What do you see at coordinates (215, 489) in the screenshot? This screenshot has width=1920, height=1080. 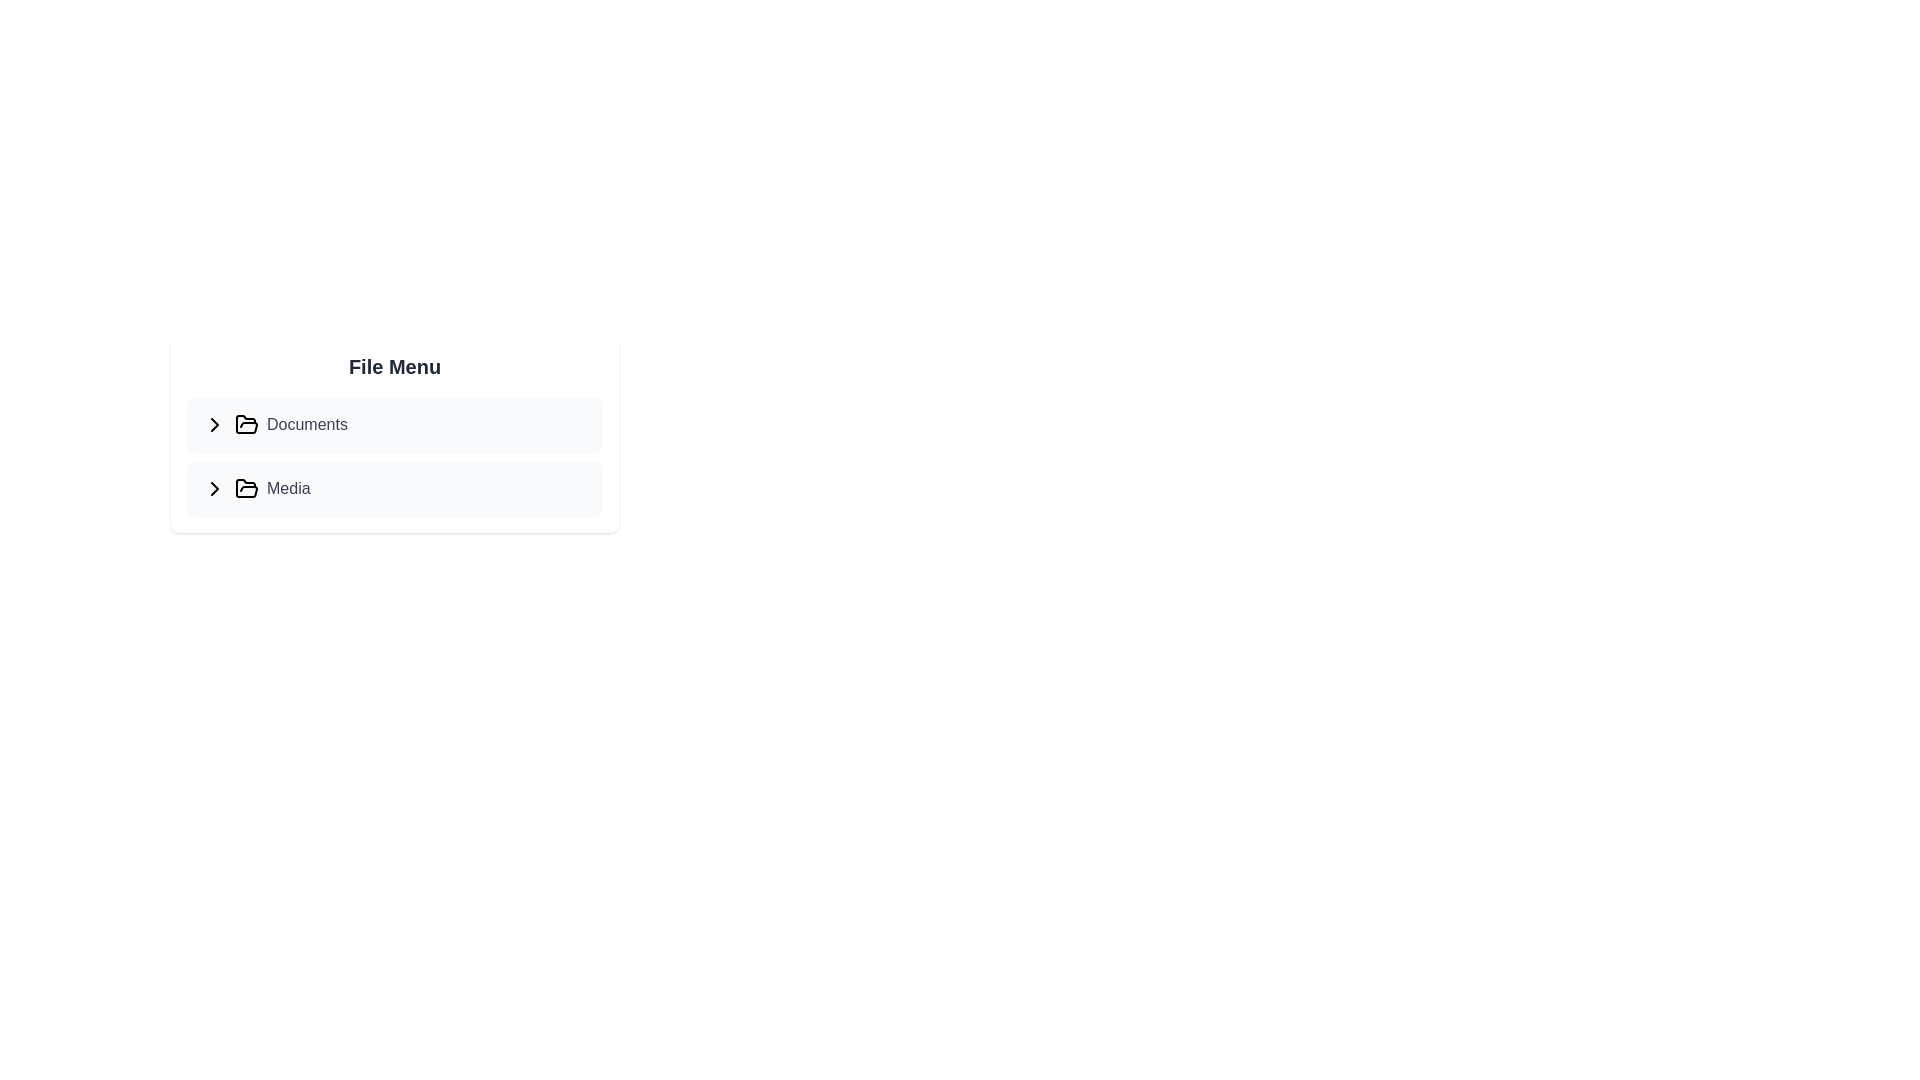 I see `the chevron icon located in the left segment of the 'Media' row within the 'File Menu'` at bounding box center [215, 489].